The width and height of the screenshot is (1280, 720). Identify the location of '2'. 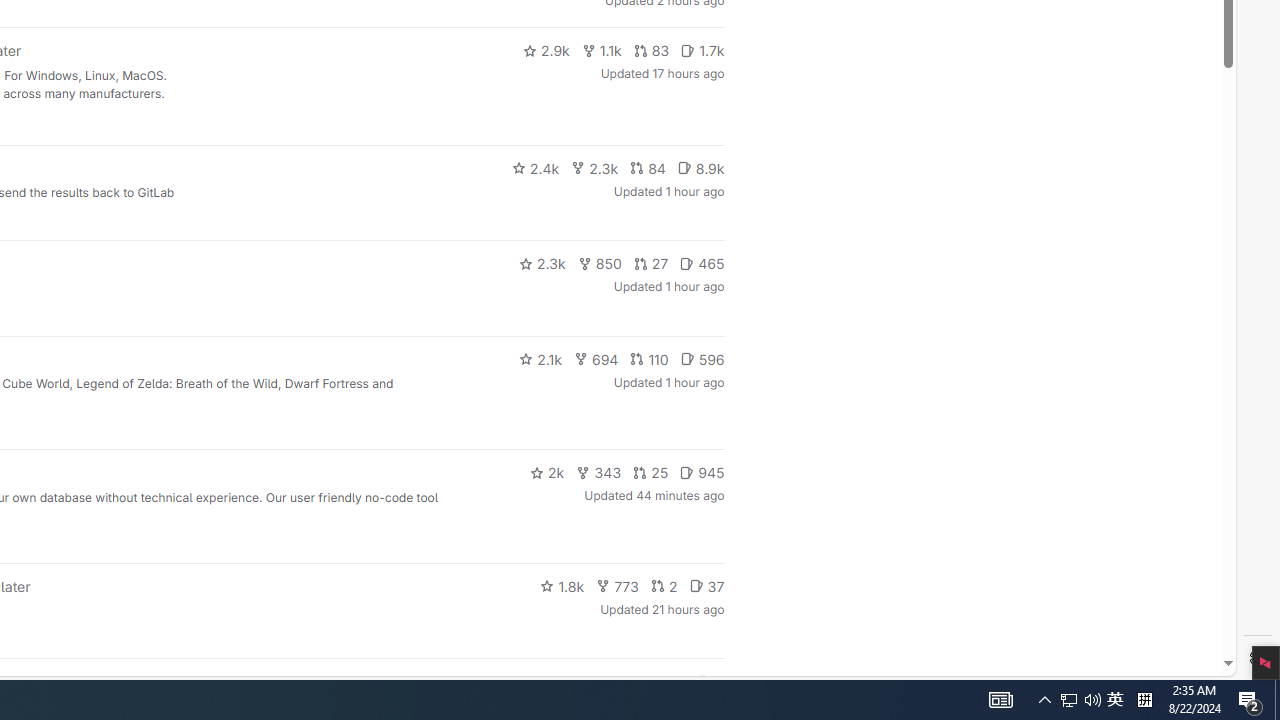
(664, 585).